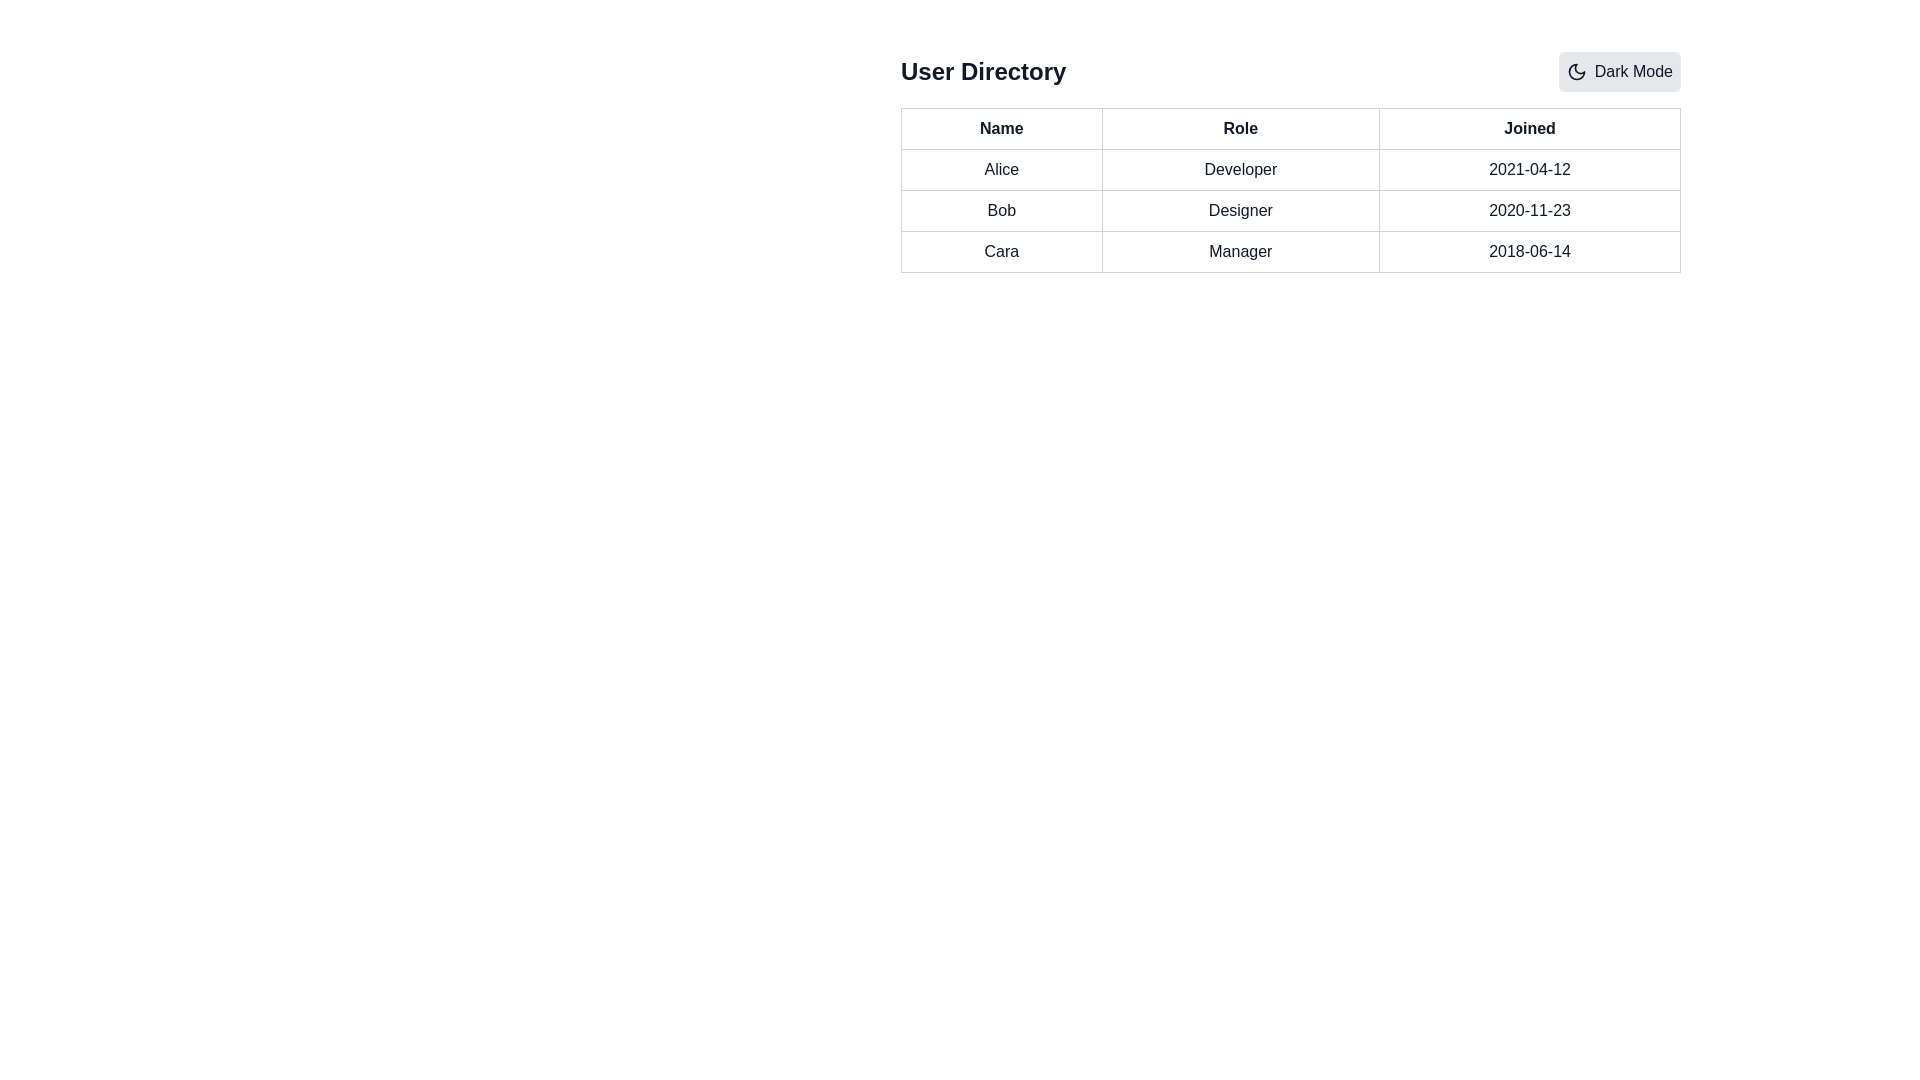 The image size is (1920, 1080). Describe the element at coordinates (1001, 250) in the screenshot. I see `the text label displaying the name of a person in the third row of the table under the 'Name' column` at that location.